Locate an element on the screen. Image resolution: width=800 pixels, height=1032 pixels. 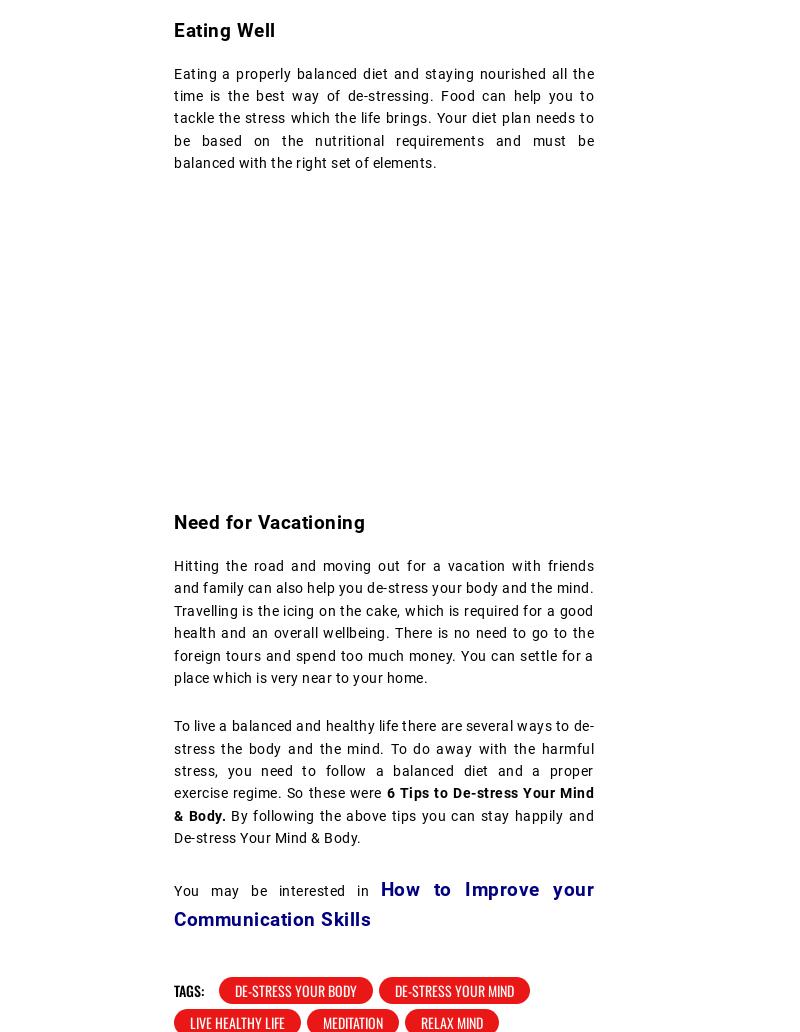
'De-stress Your Body' is located at coordinates (296, 989).